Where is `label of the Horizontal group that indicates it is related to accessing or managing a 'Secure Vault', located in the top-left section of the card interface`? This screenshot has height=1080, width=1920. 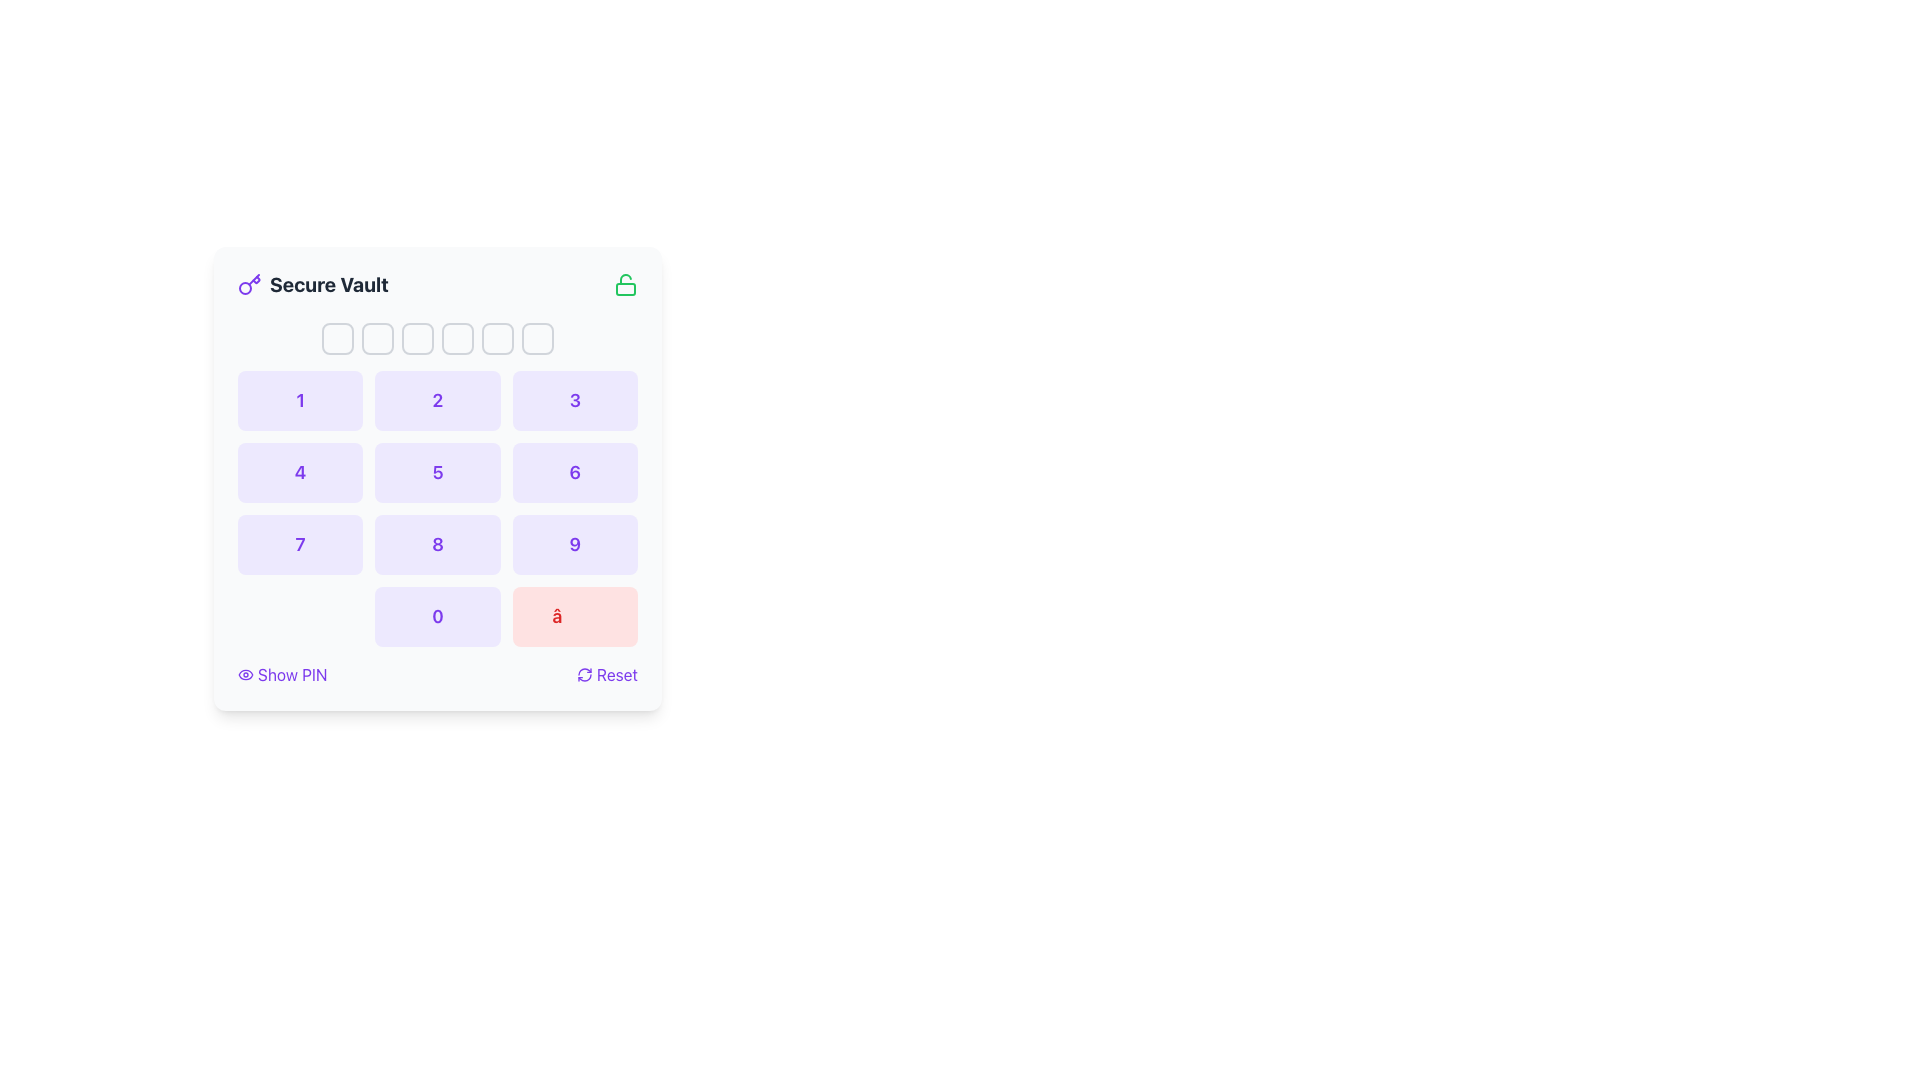 label of the Horizontal group that indicates it is related to accessing or managing a 'Secure Vault', located in the top-left section of the card interface is located at coordinates (312, 285).